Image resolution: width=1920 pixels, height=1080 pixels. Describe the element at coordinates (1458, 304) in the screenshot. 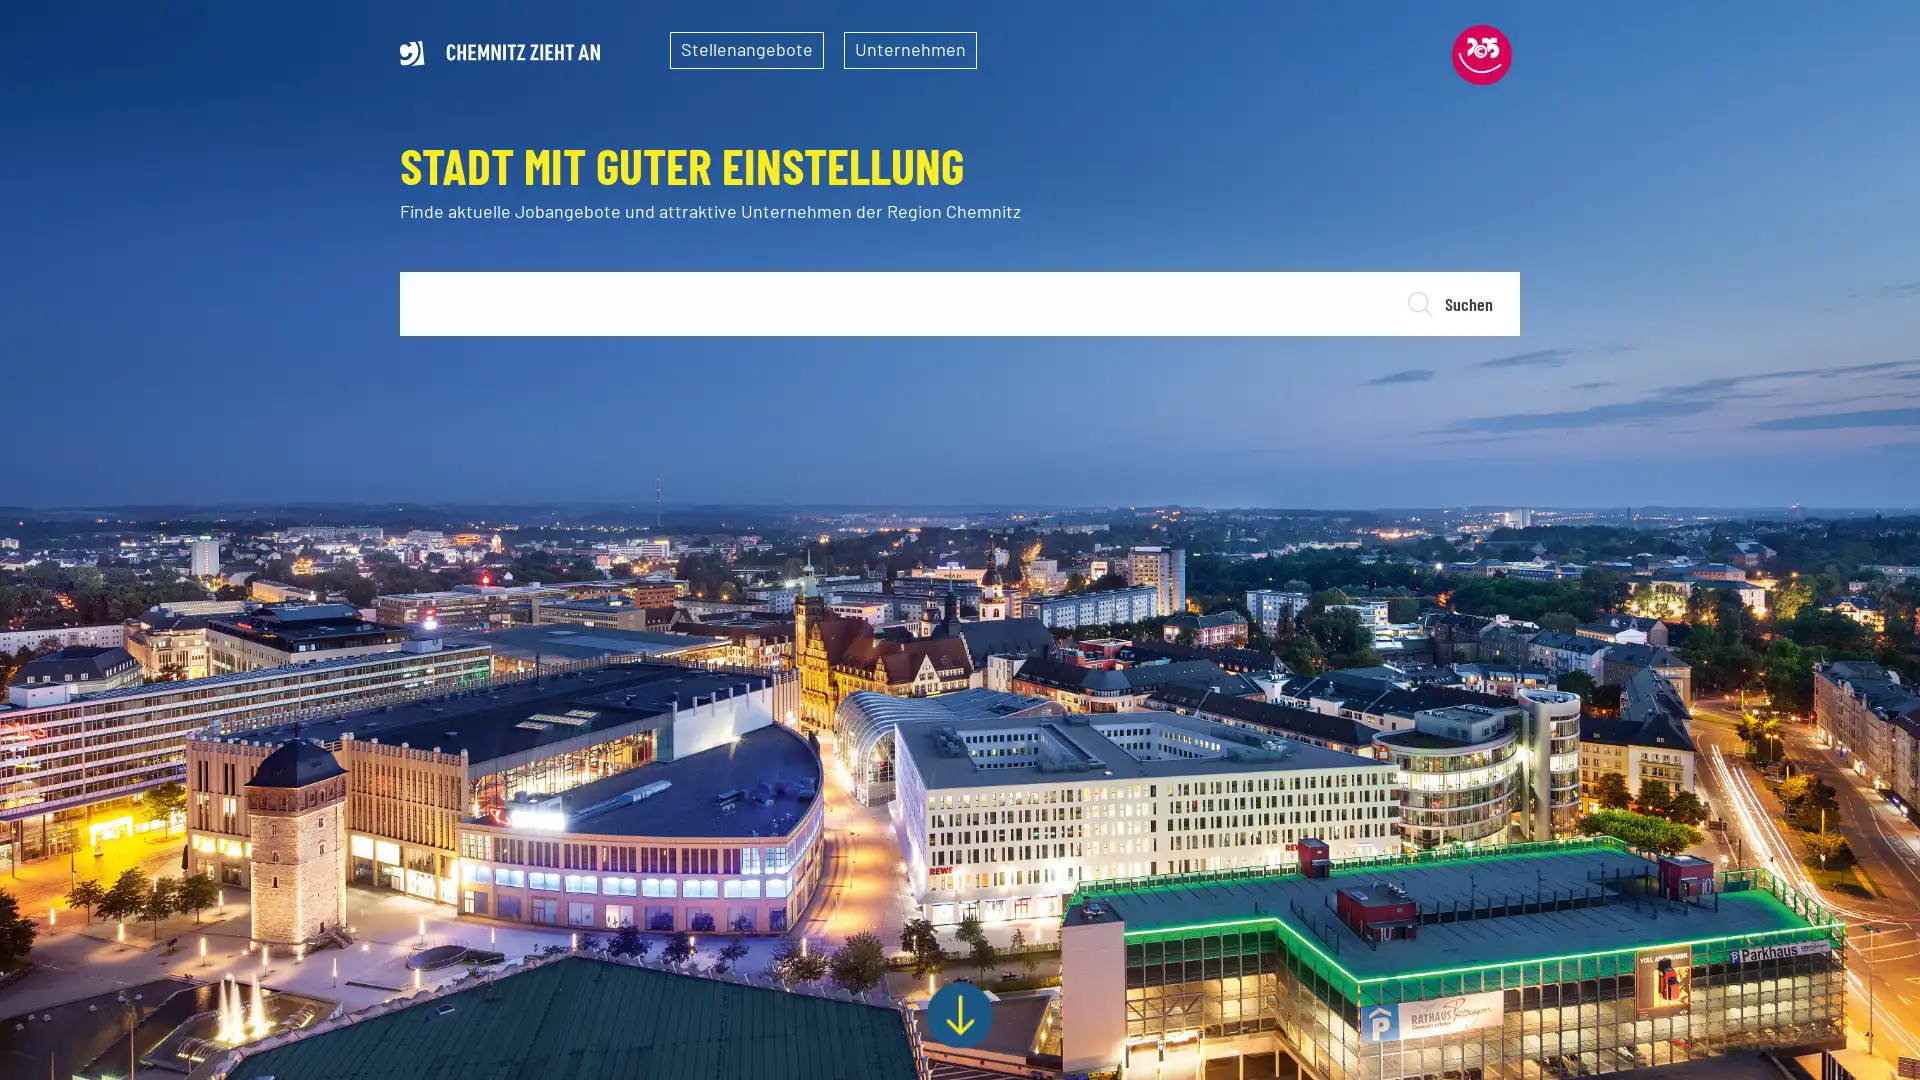

I see `Suchen` at that location.